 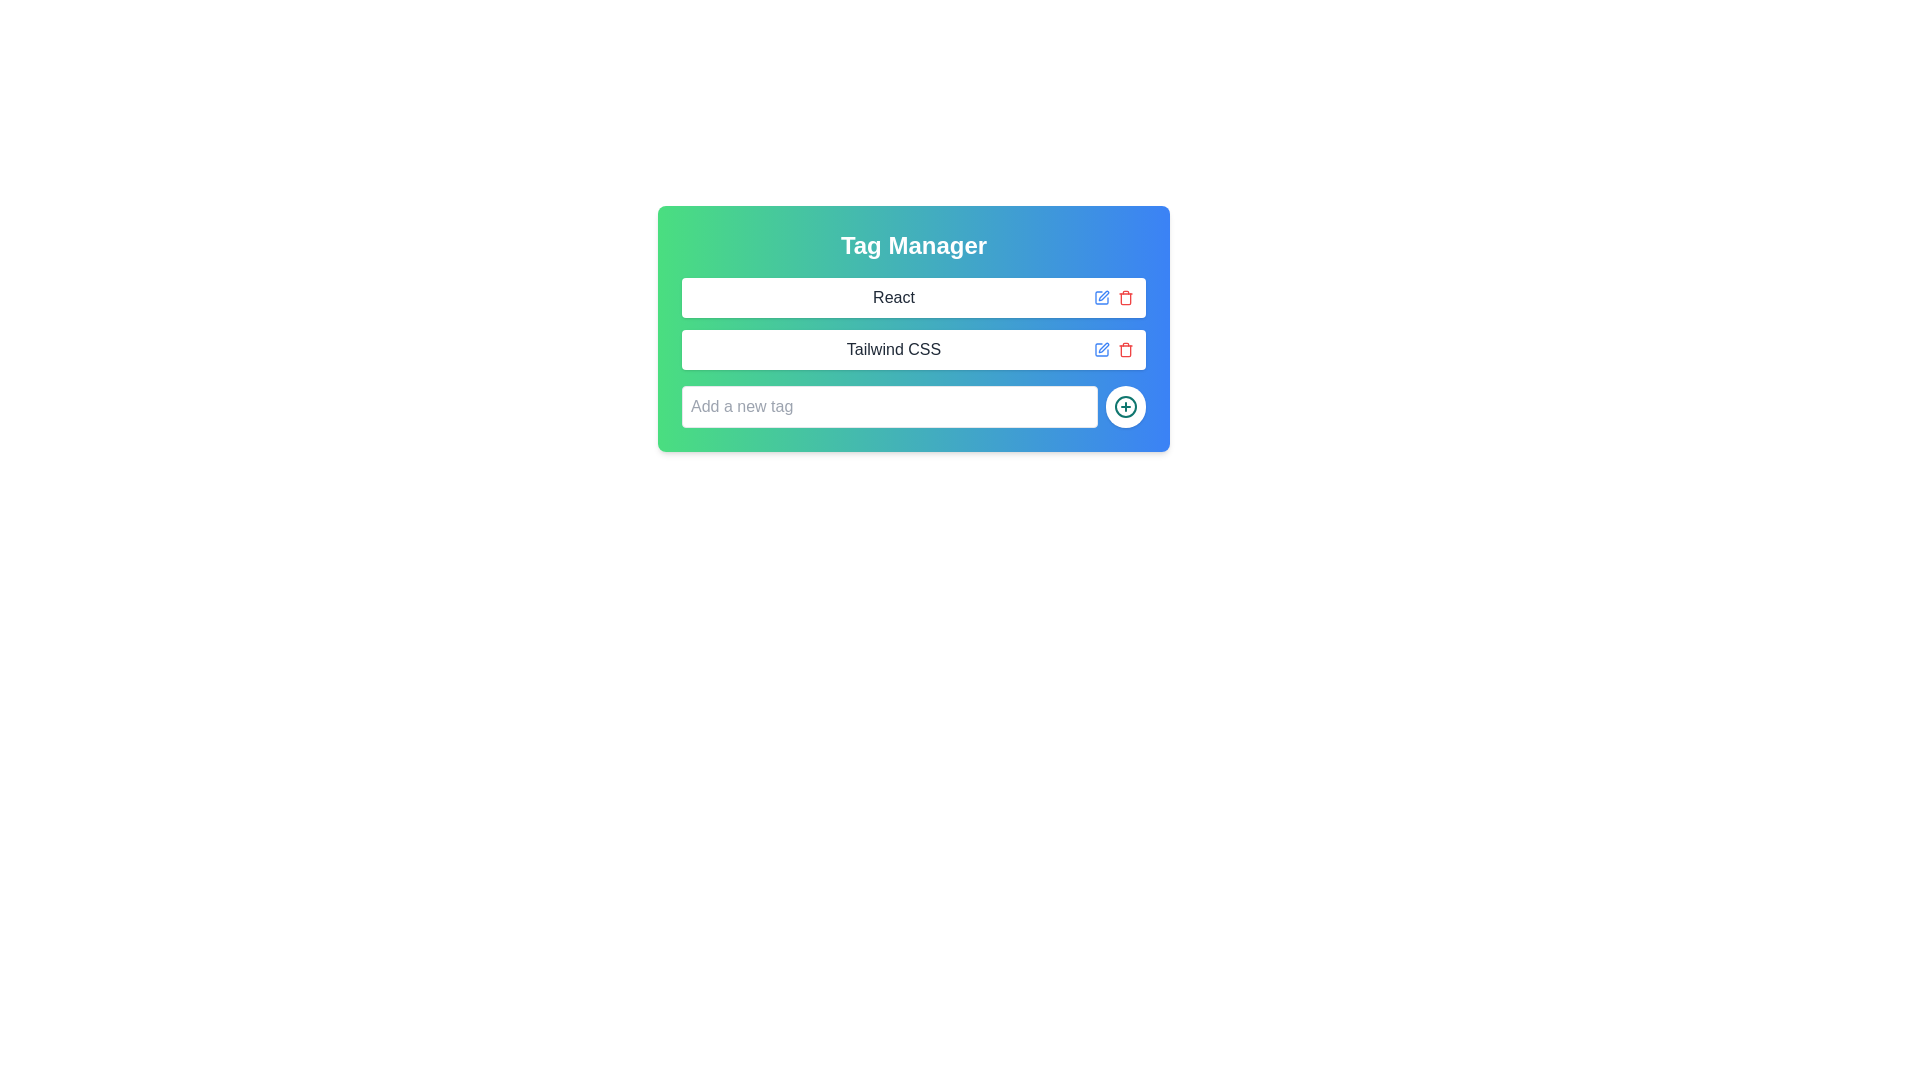 What do you see at coordinates (1101, 297) in the screenshot?
I see `the pencil icon located to the immediate right of the 'React' label to initiate the editing functionality` at bounding box center [1101, 297].